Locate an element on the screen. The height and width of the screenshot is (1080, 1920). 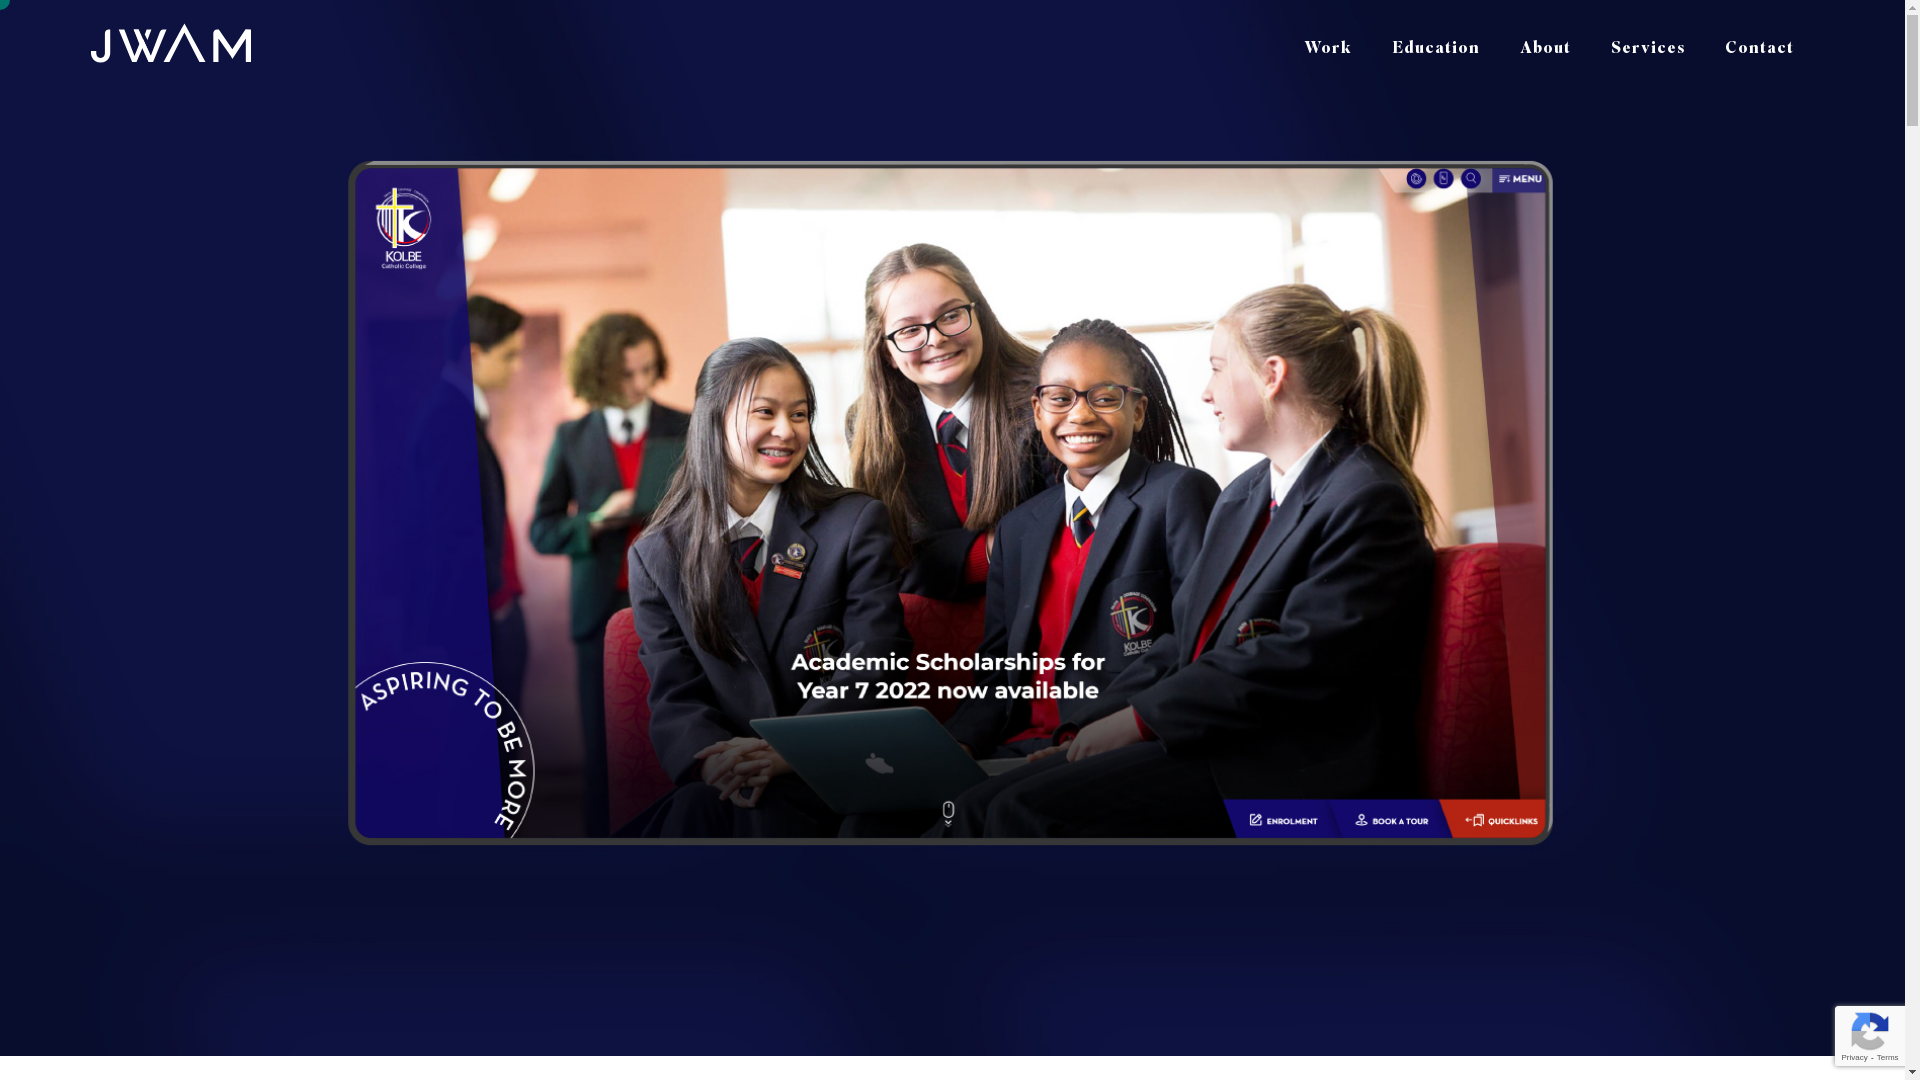
'Contact' is located at coordinates (1758, 42).